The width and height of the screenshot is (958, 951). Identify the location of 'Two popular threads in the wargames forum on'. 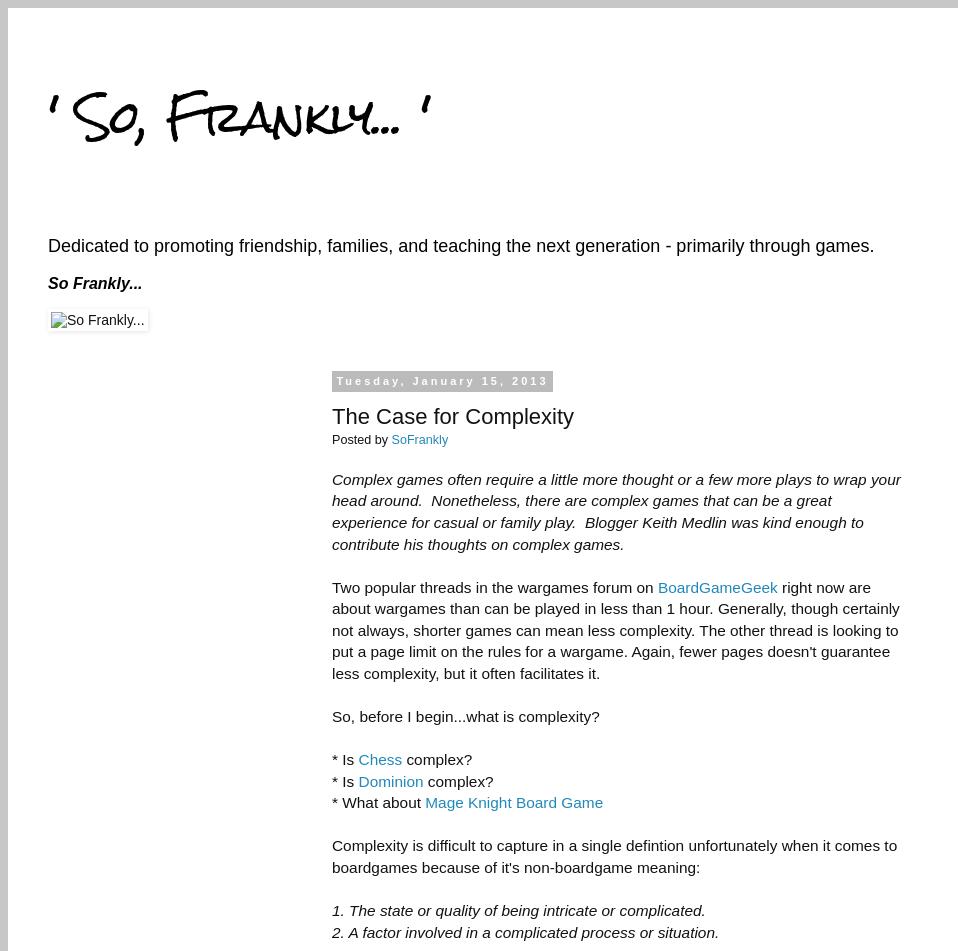
(493, 585).